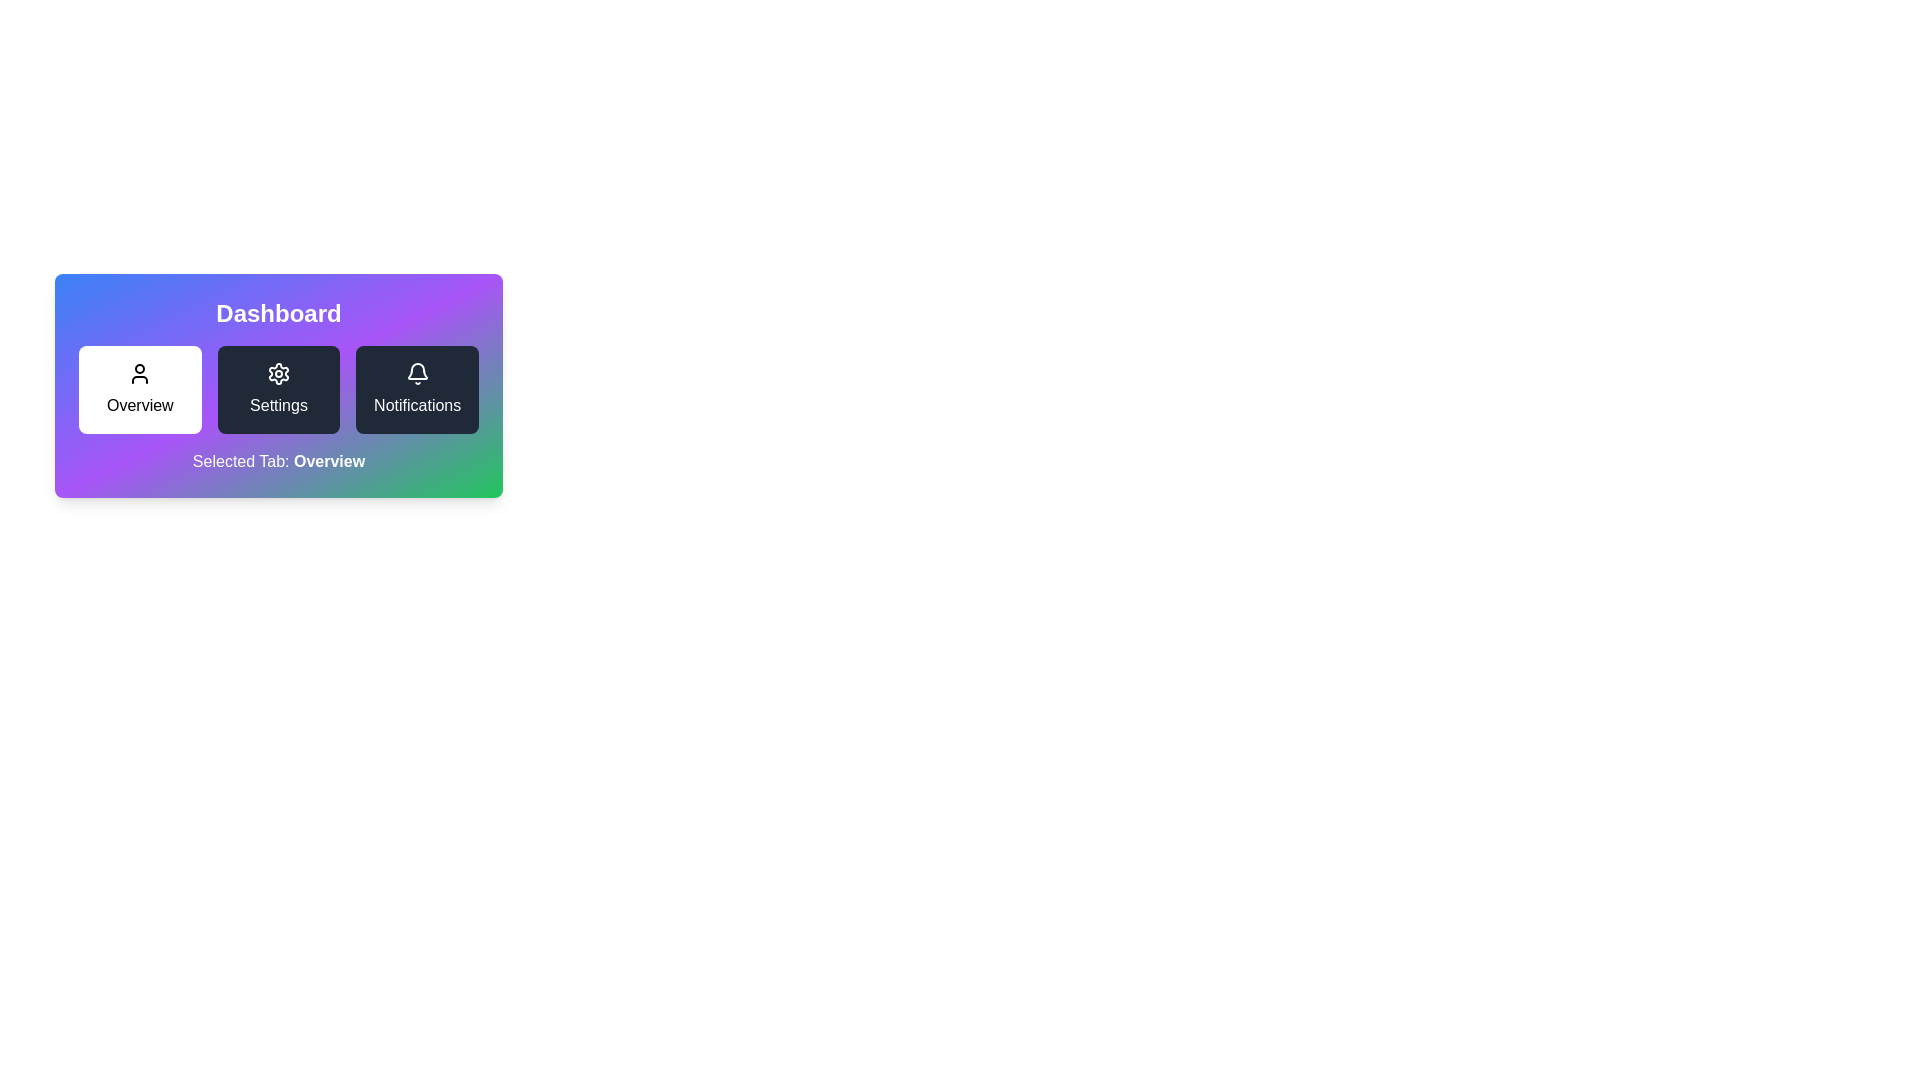 The image size is (1920, 1080). Describe the element at coordinates (139, 374) in the screenshot. I see `the user icon representing the 'Overview' tab, which is the first icon in a horizontally aligned tab group within a card-like layout` at that location.